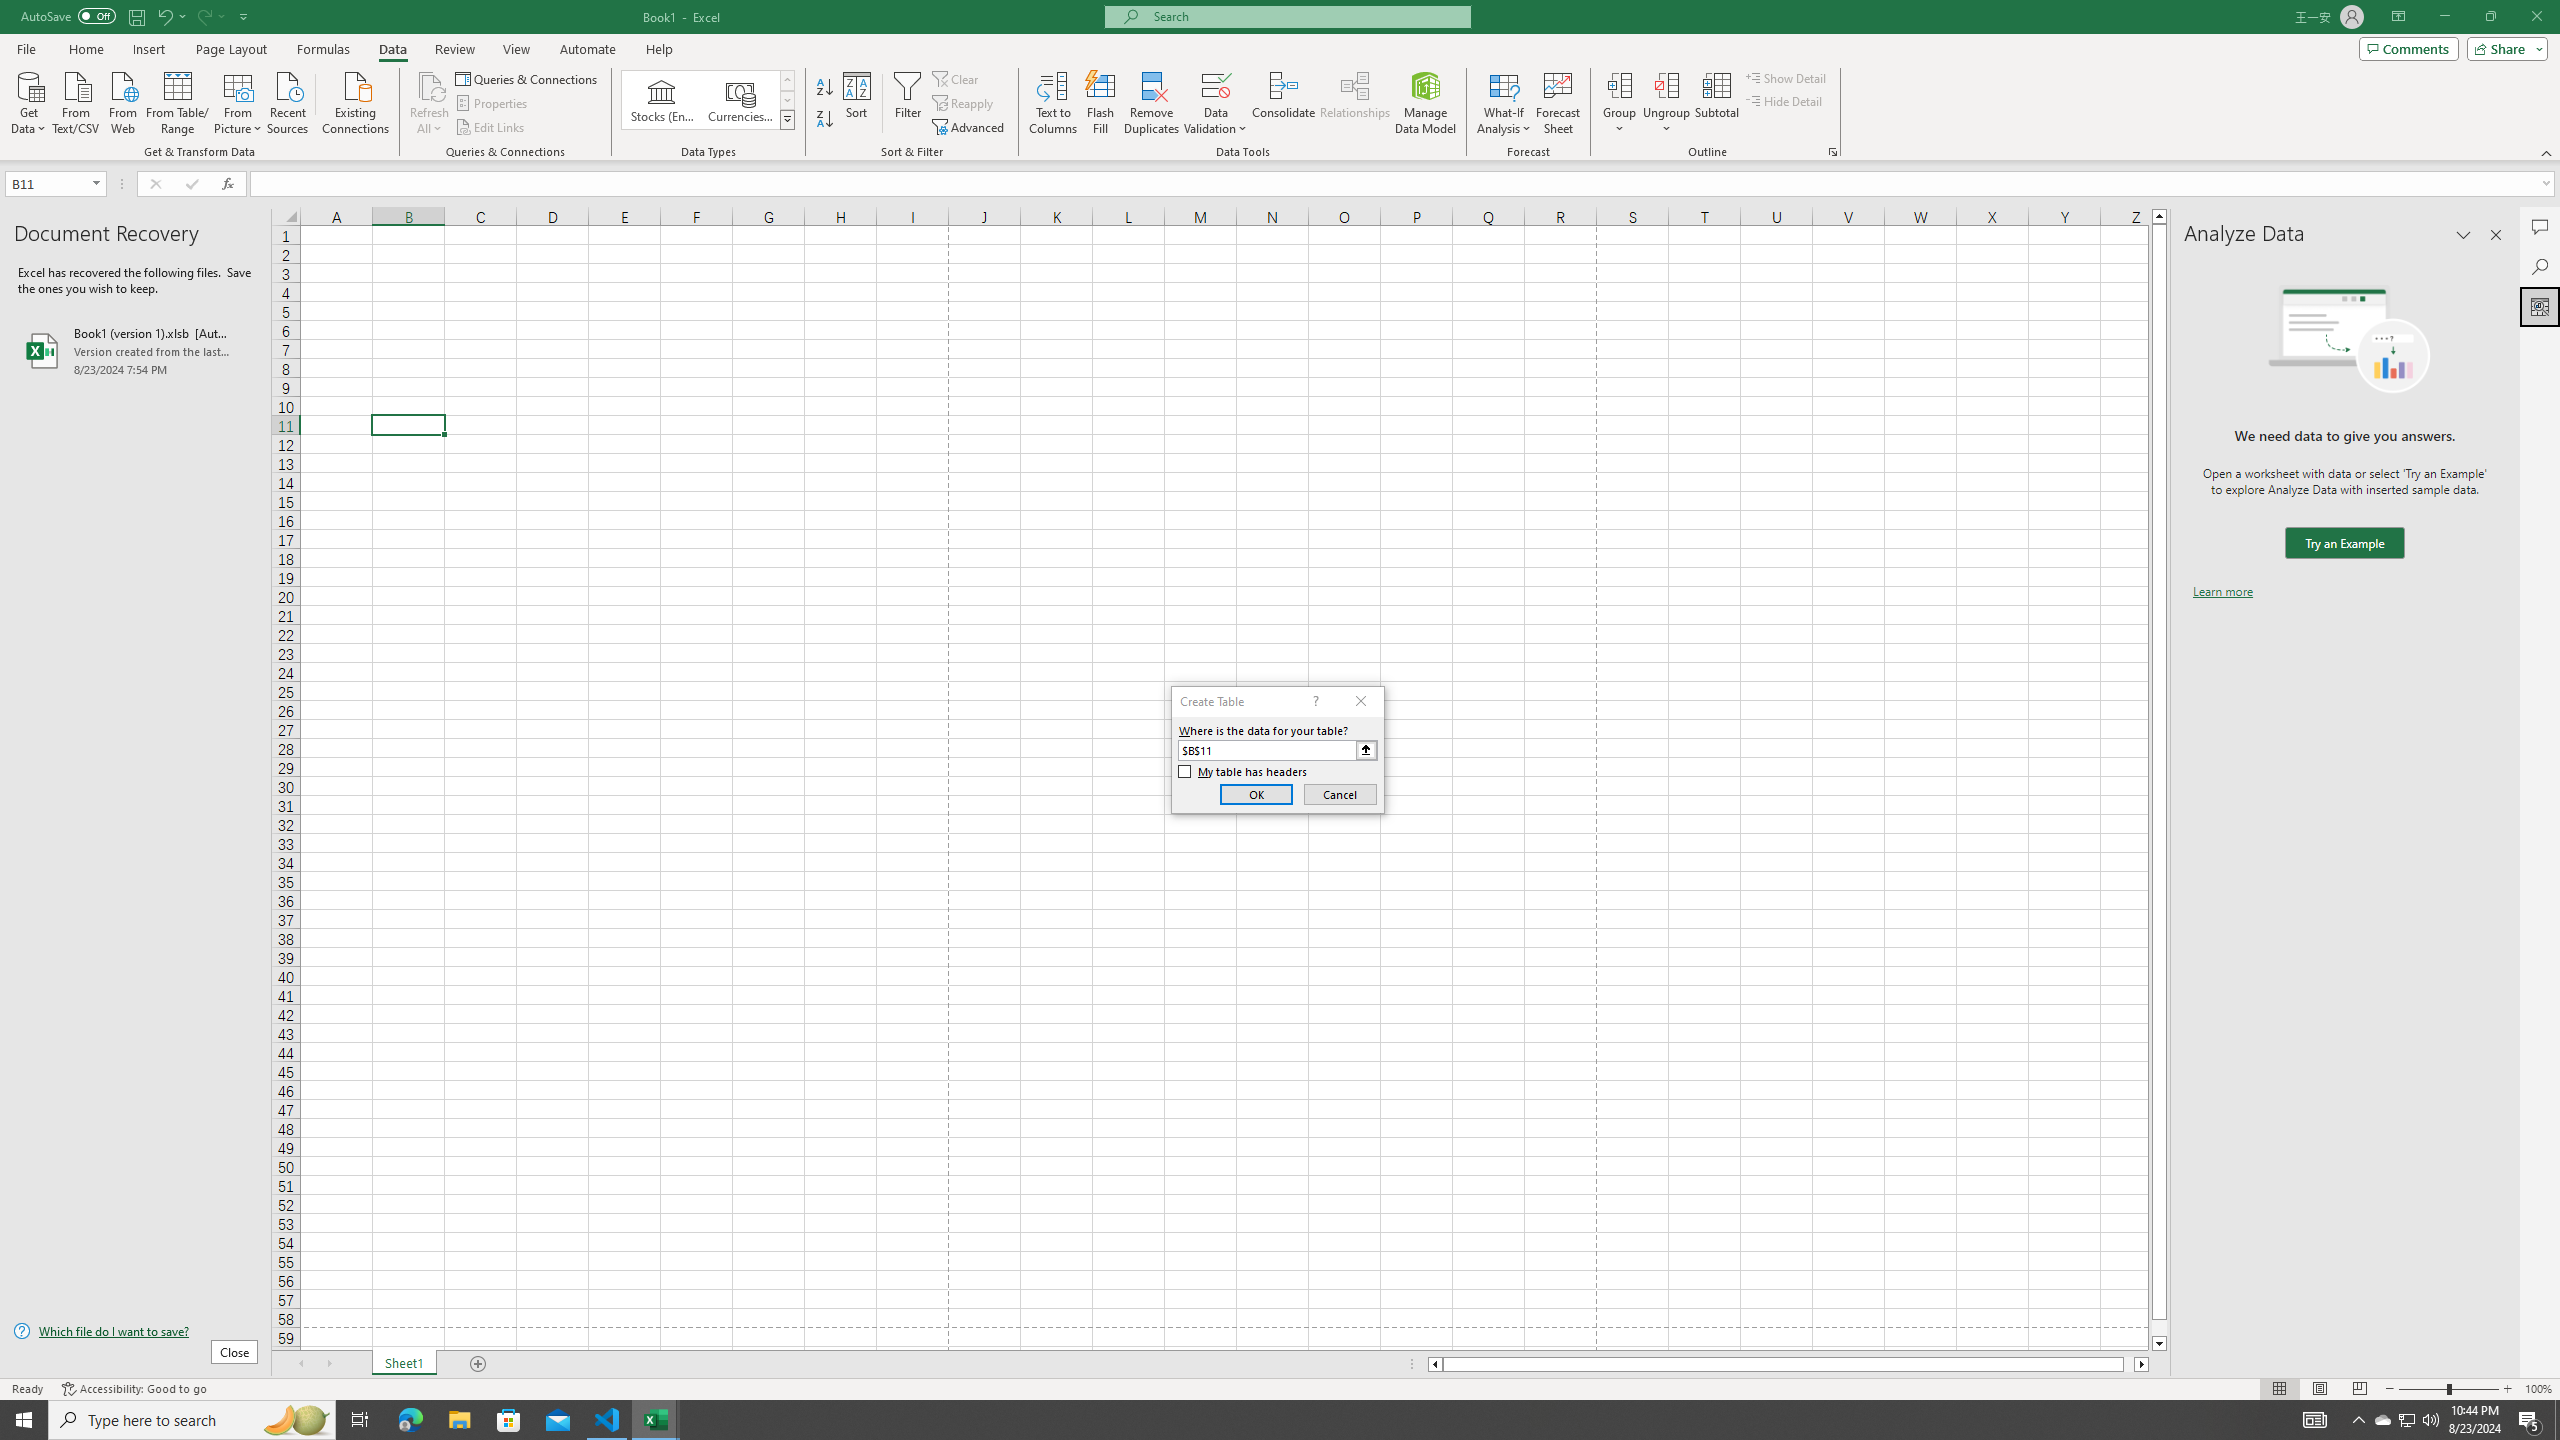  What do you see at coordinates (2443, 16) in the screenshot?
I see `'Minimize'` at bounding box center [2443, 16].